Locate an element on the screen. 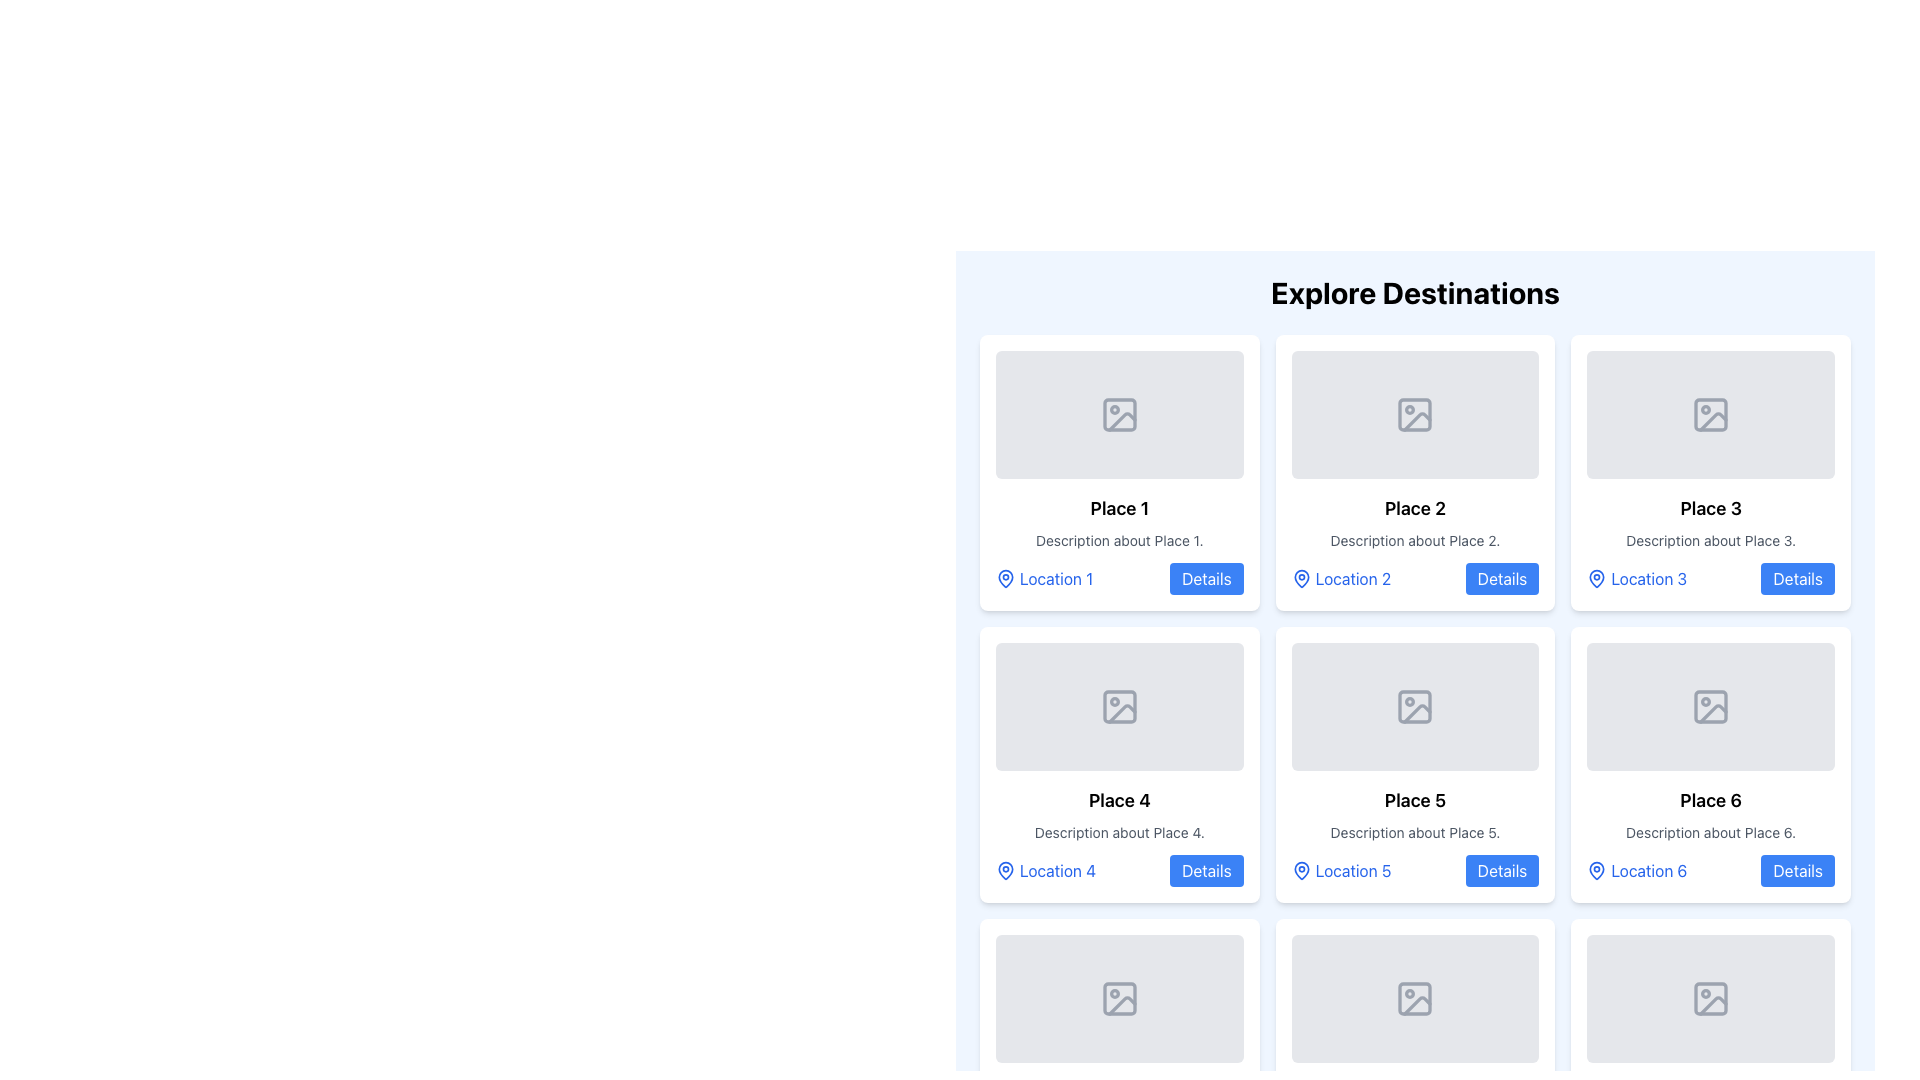 This screenshot has width=1920, height=1080. the blue outlined map pin icon located to the left of the text 'Location 3' in the card for 'Place 3' in the grid layout is located at coordinates (1596, 578).